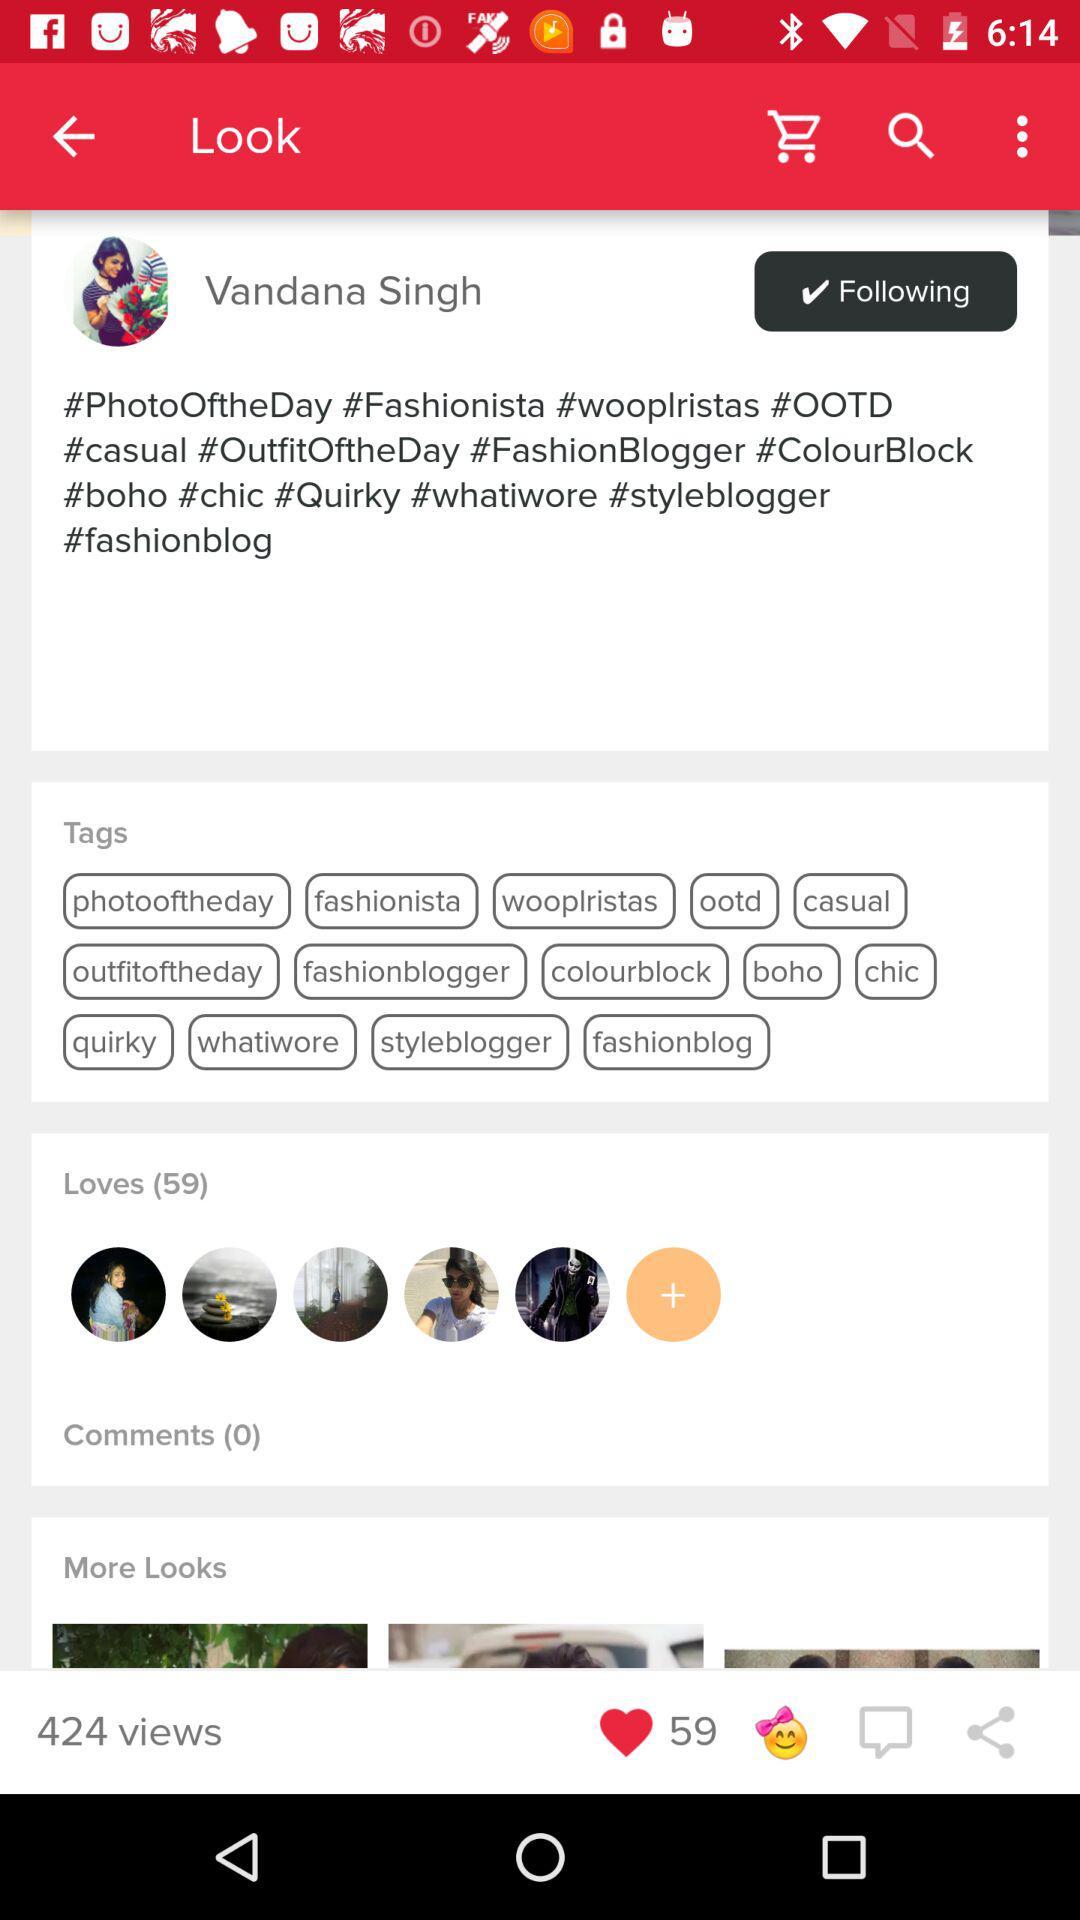 Image resolution: width=1080 pixels, height=1920 pixels. What do you see at coordinates (779, 1731) in the screenshot?
I see `feeling via emoji option` at bounding box center [779, 1731].